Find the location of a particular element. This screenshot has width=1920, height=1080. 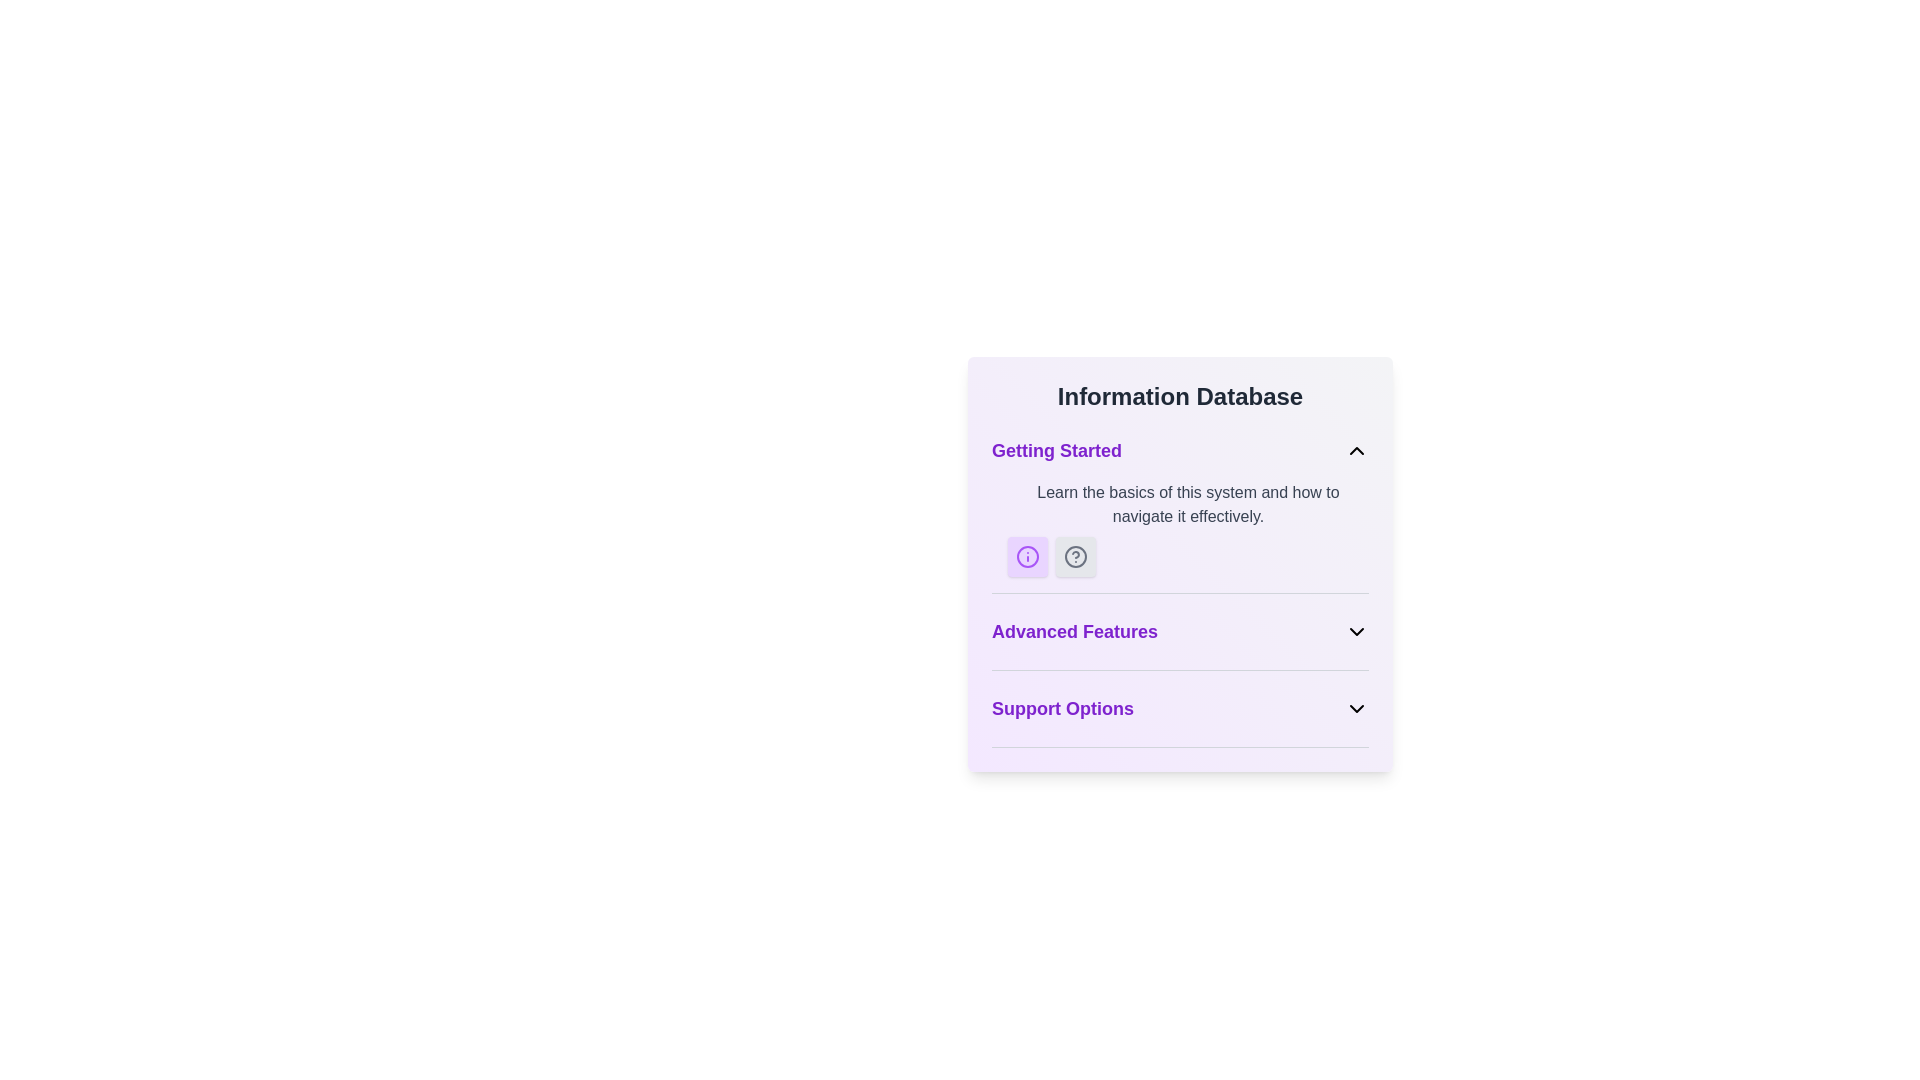

the text header 'Information Database', which is styled in bold, large font and is positioned at the top of a light gradient background box with rounded corners is located at coordinates (1180, 397).